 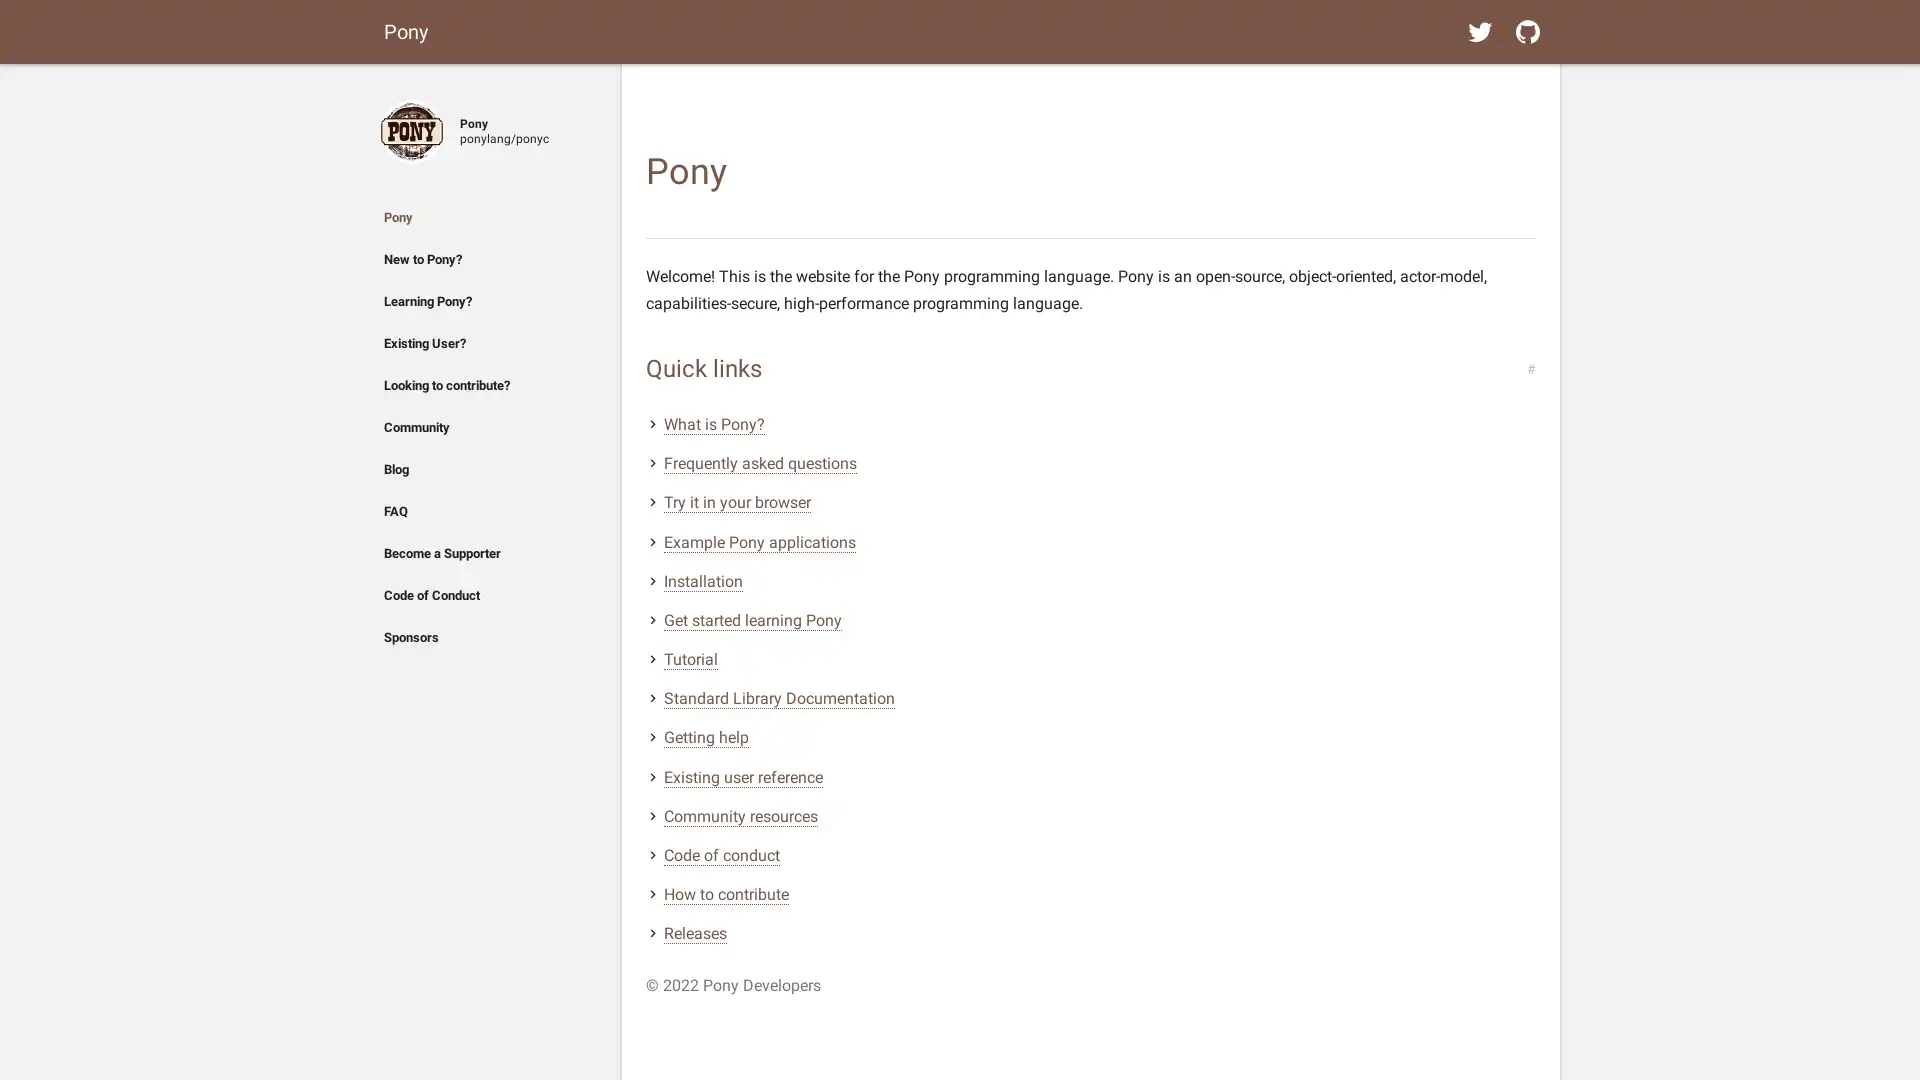 I want to click on GitHub, so click(x=1526, y=31).